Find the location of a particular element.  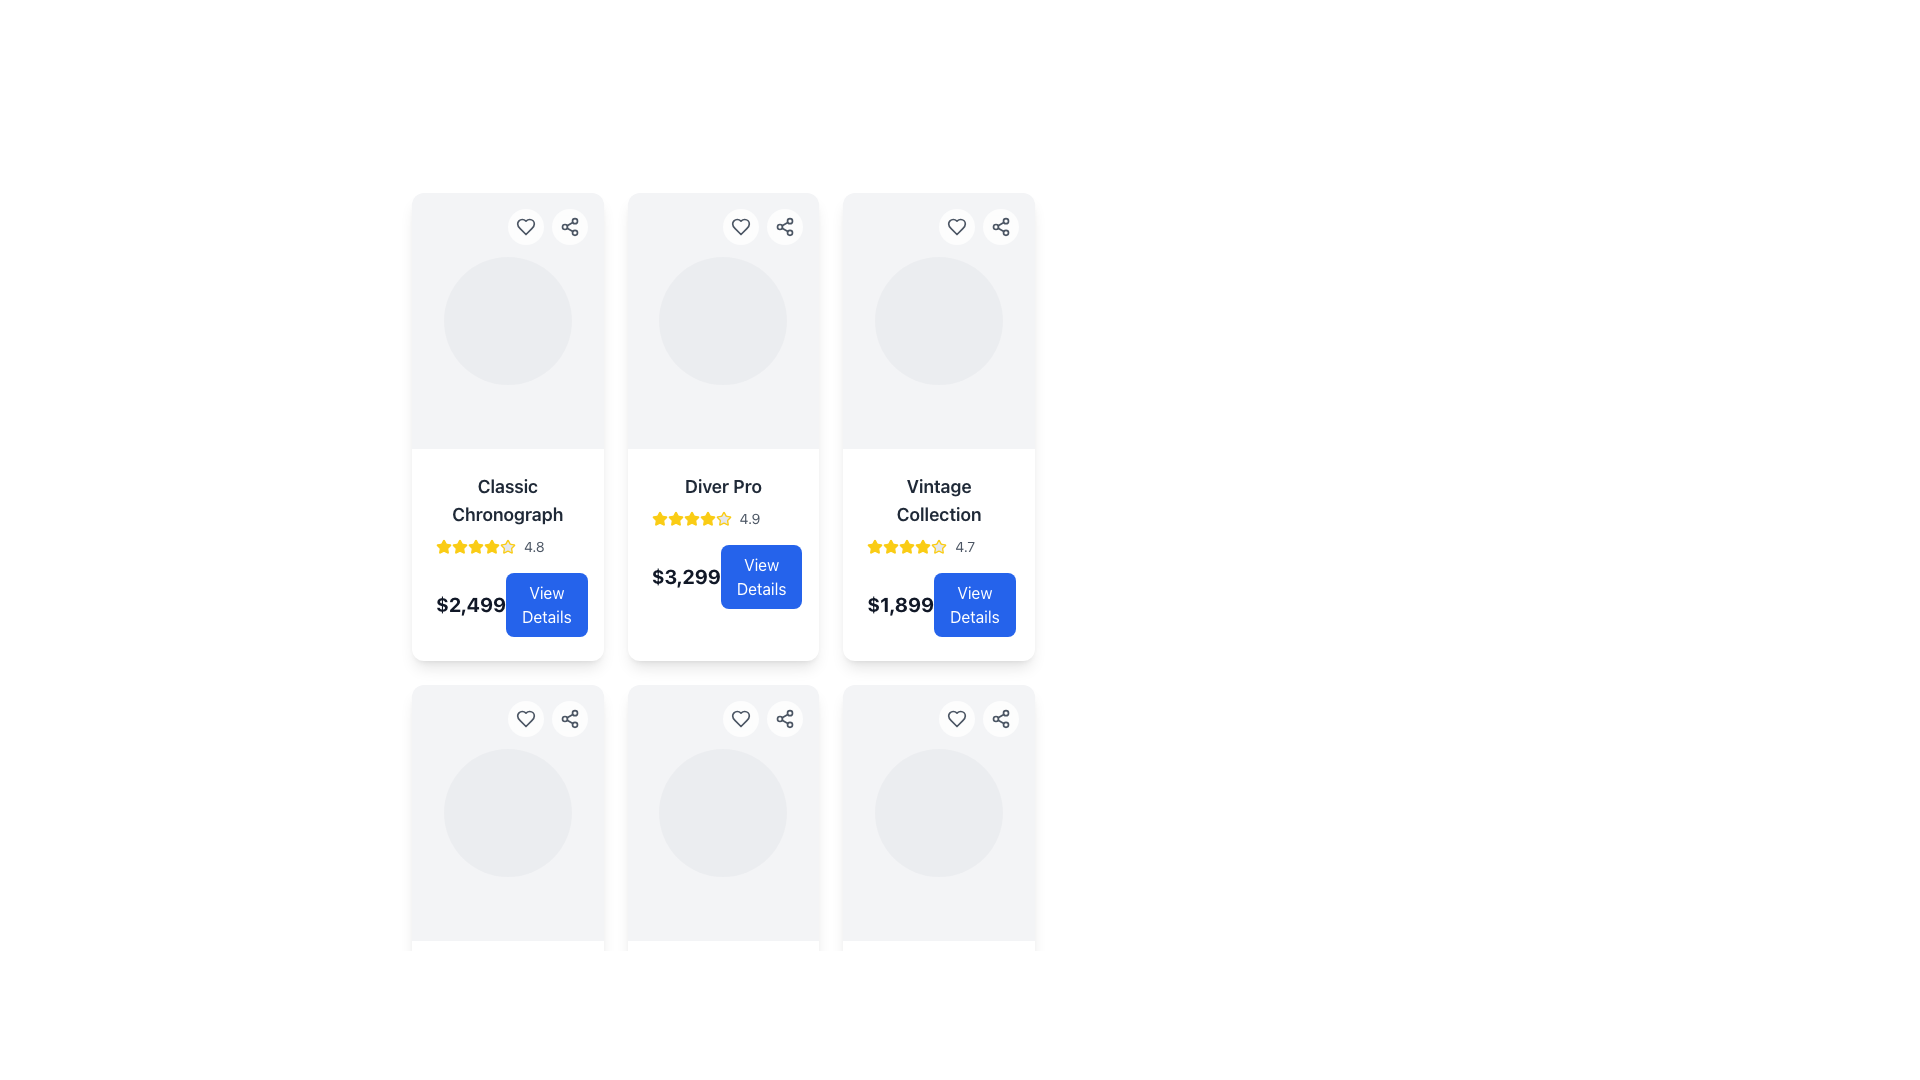

the heart-shaped button with a white background and gray border is located at coordinates (955, 226).